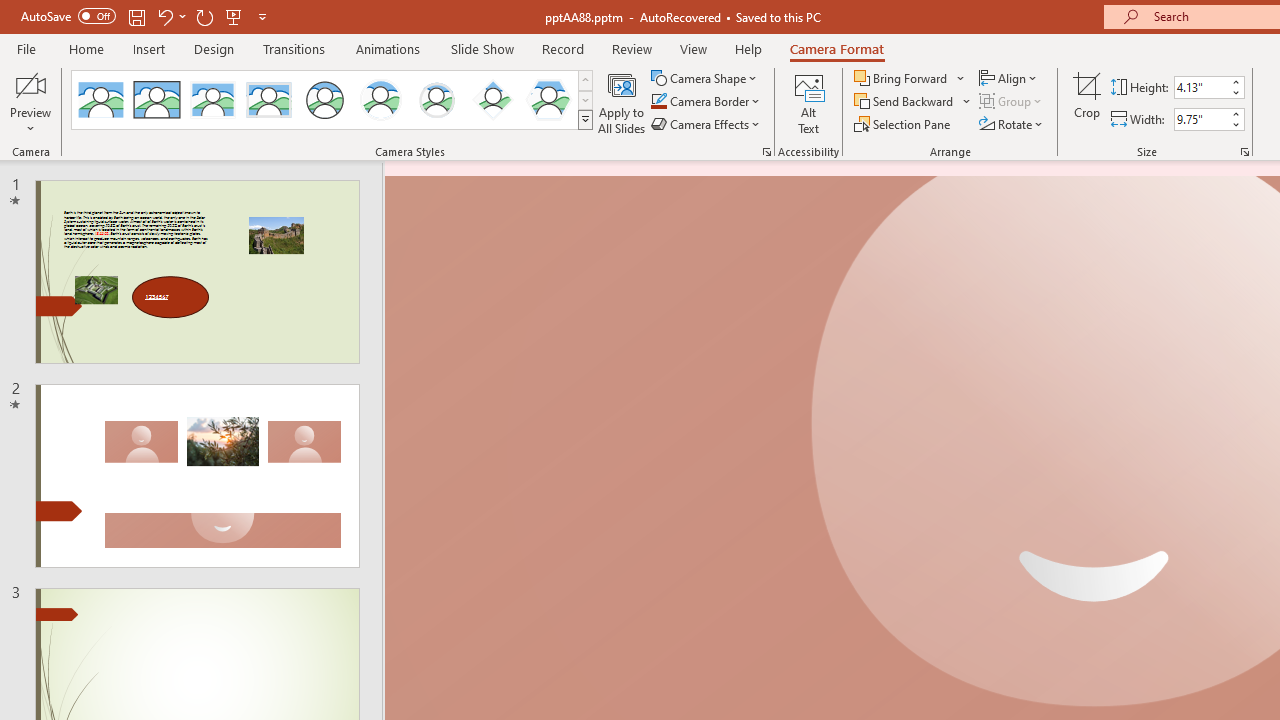 This screenshot has width=1280, height=720. Describe the element at coordinates (584, 120) in the screenshot. I see `'Camera Styles'` at that location.